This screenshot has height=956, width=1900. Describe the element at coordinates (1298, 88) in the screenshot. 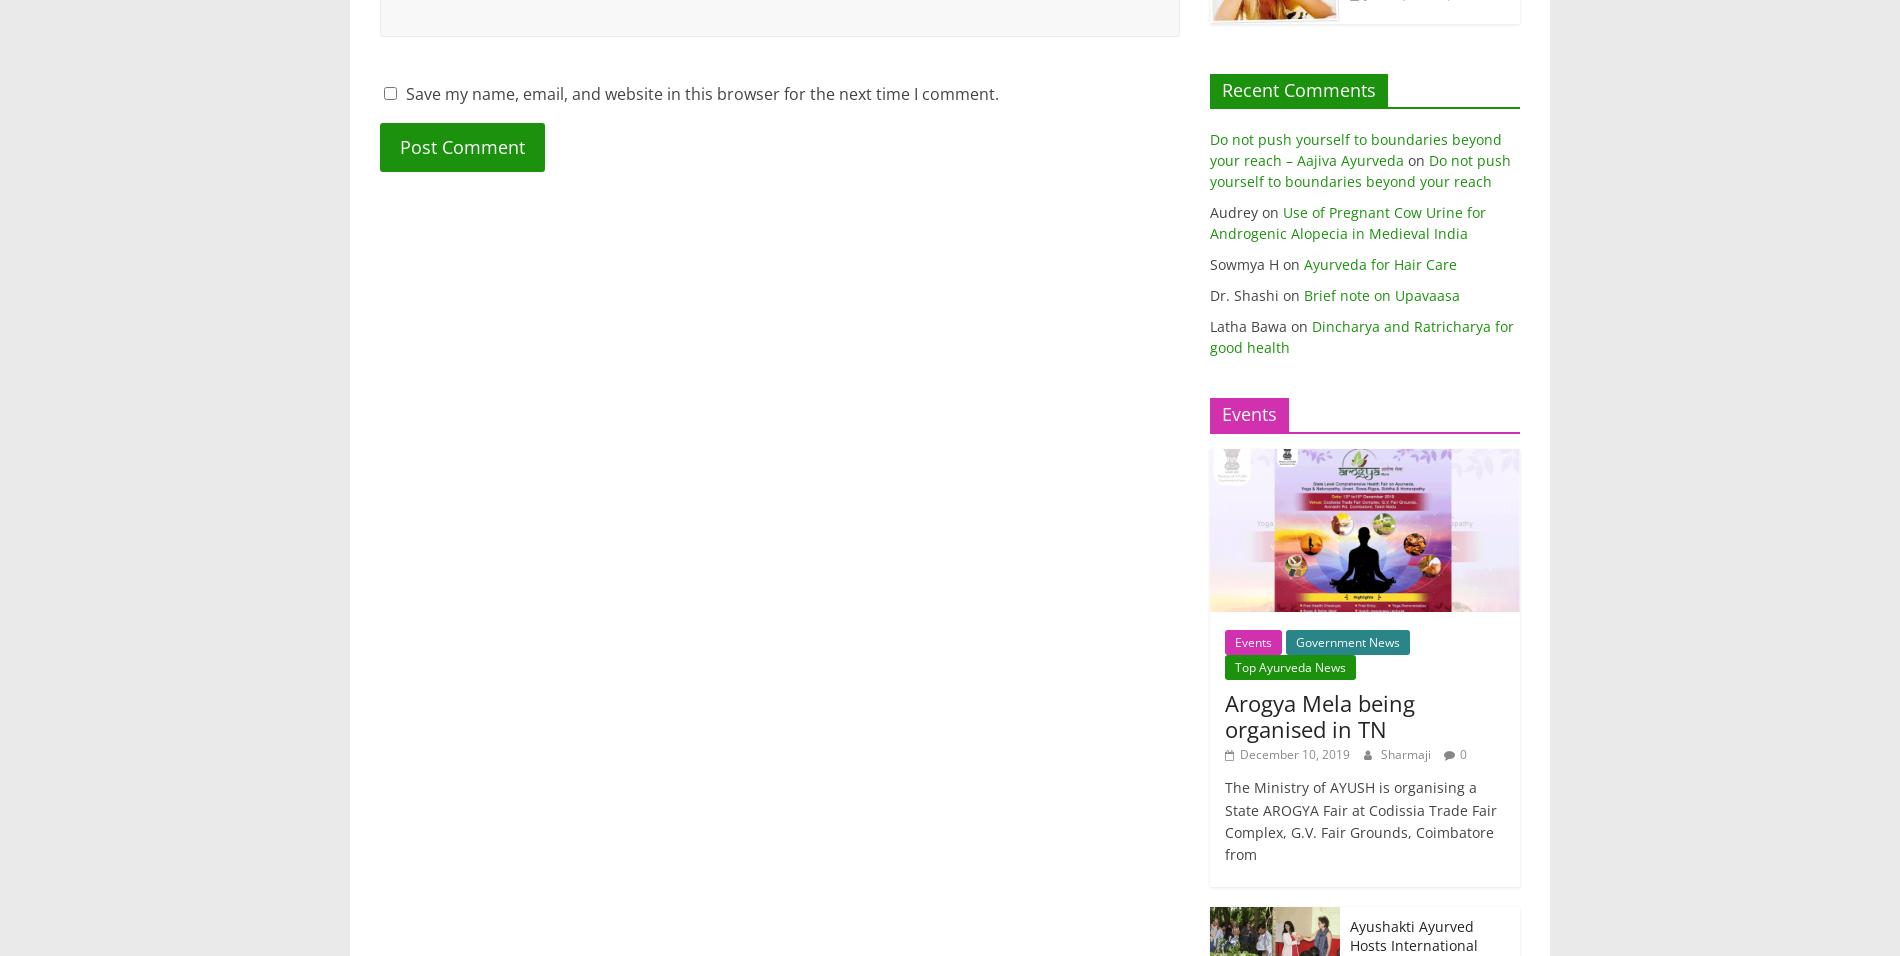

I see `'Recent Comments'` at that location.